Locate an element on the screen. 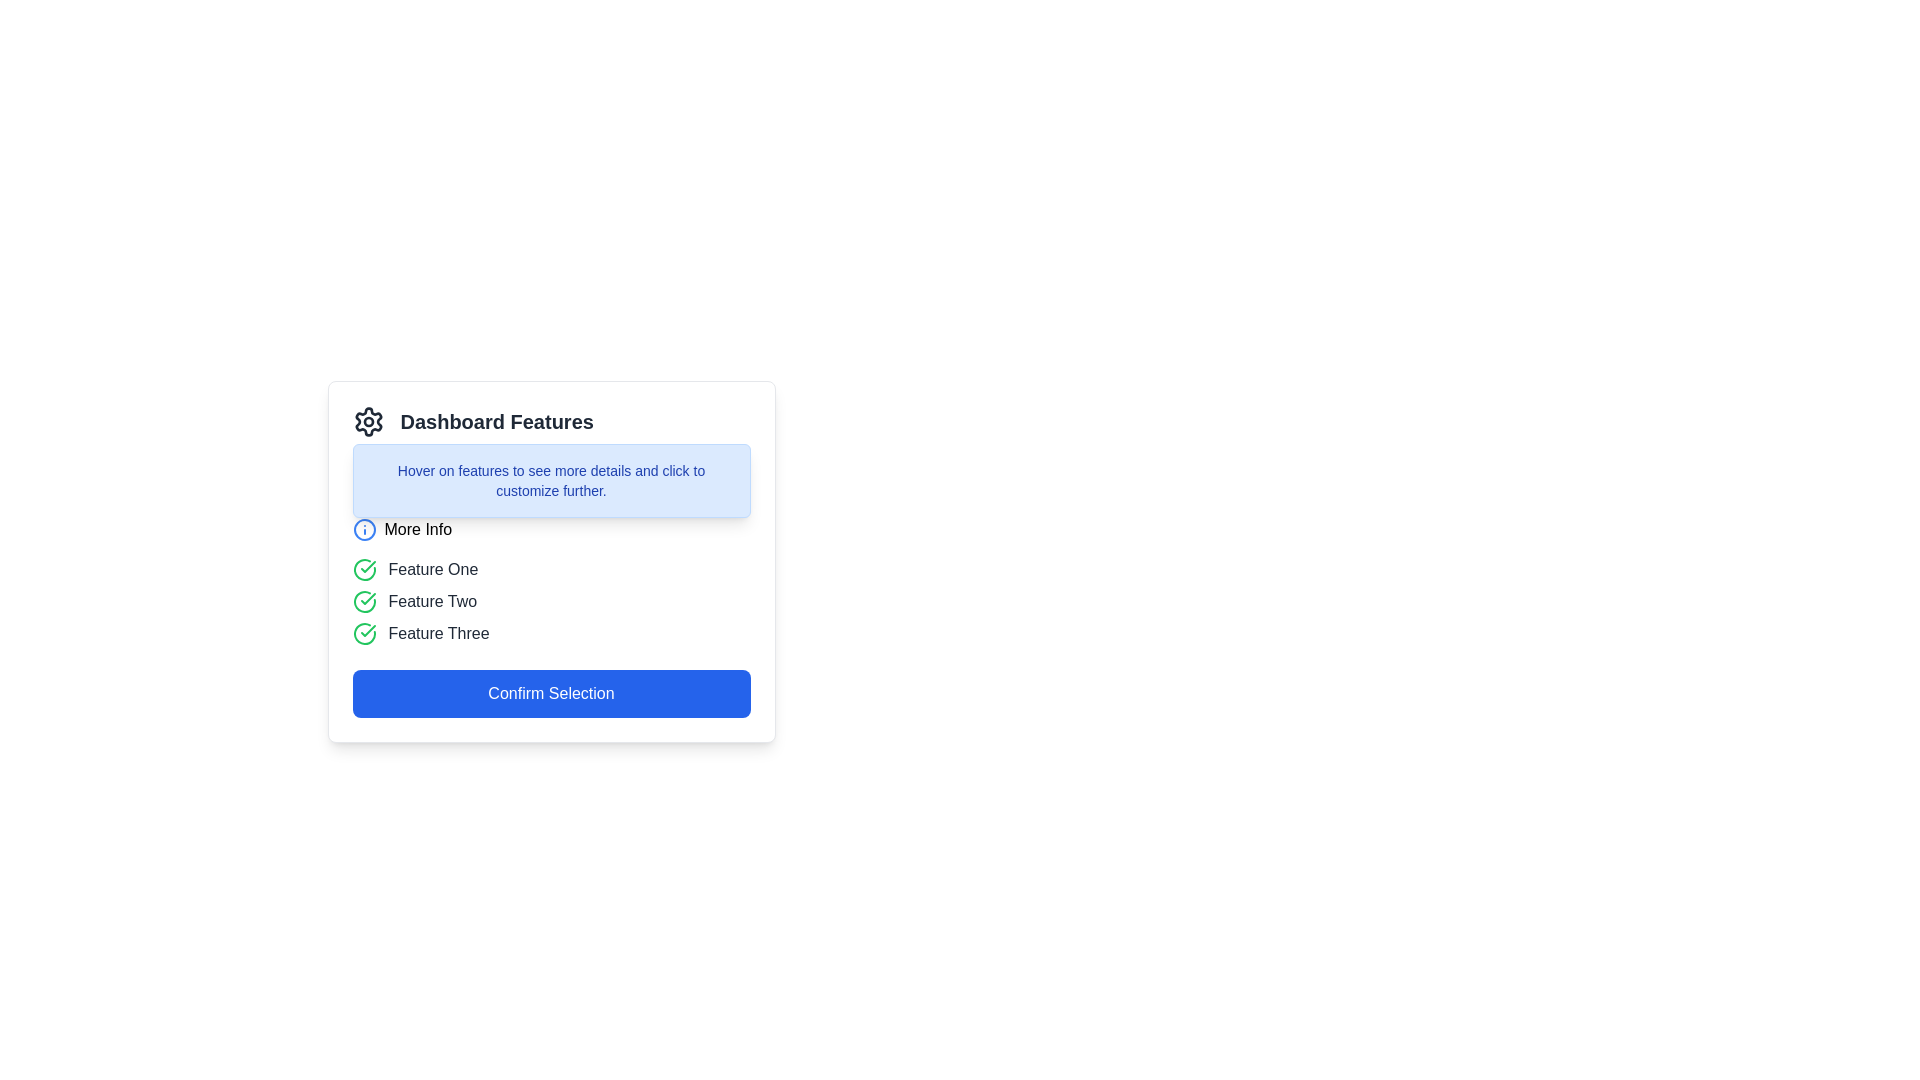  the paragraph of text styled with a smaller font size and gray color, located below the header titled 'Dashboard Features' is located at coordinates (551, 474).